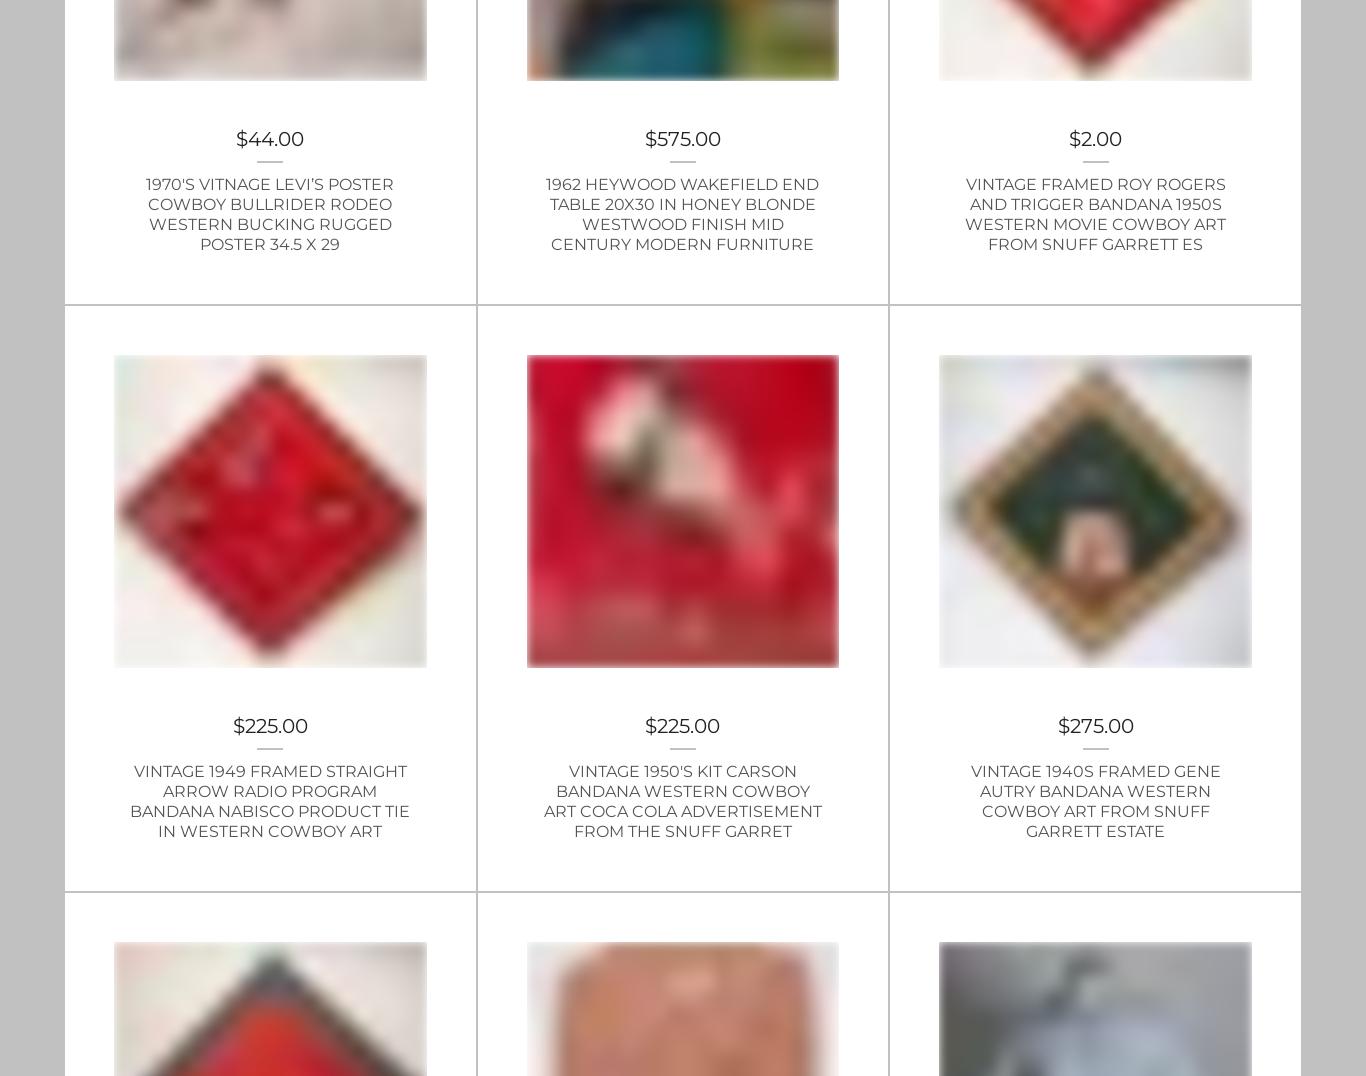  What do you see at coordinates (688, 139) in the screenshot?
I see `'575.00'` at bounding box center [688, 139].